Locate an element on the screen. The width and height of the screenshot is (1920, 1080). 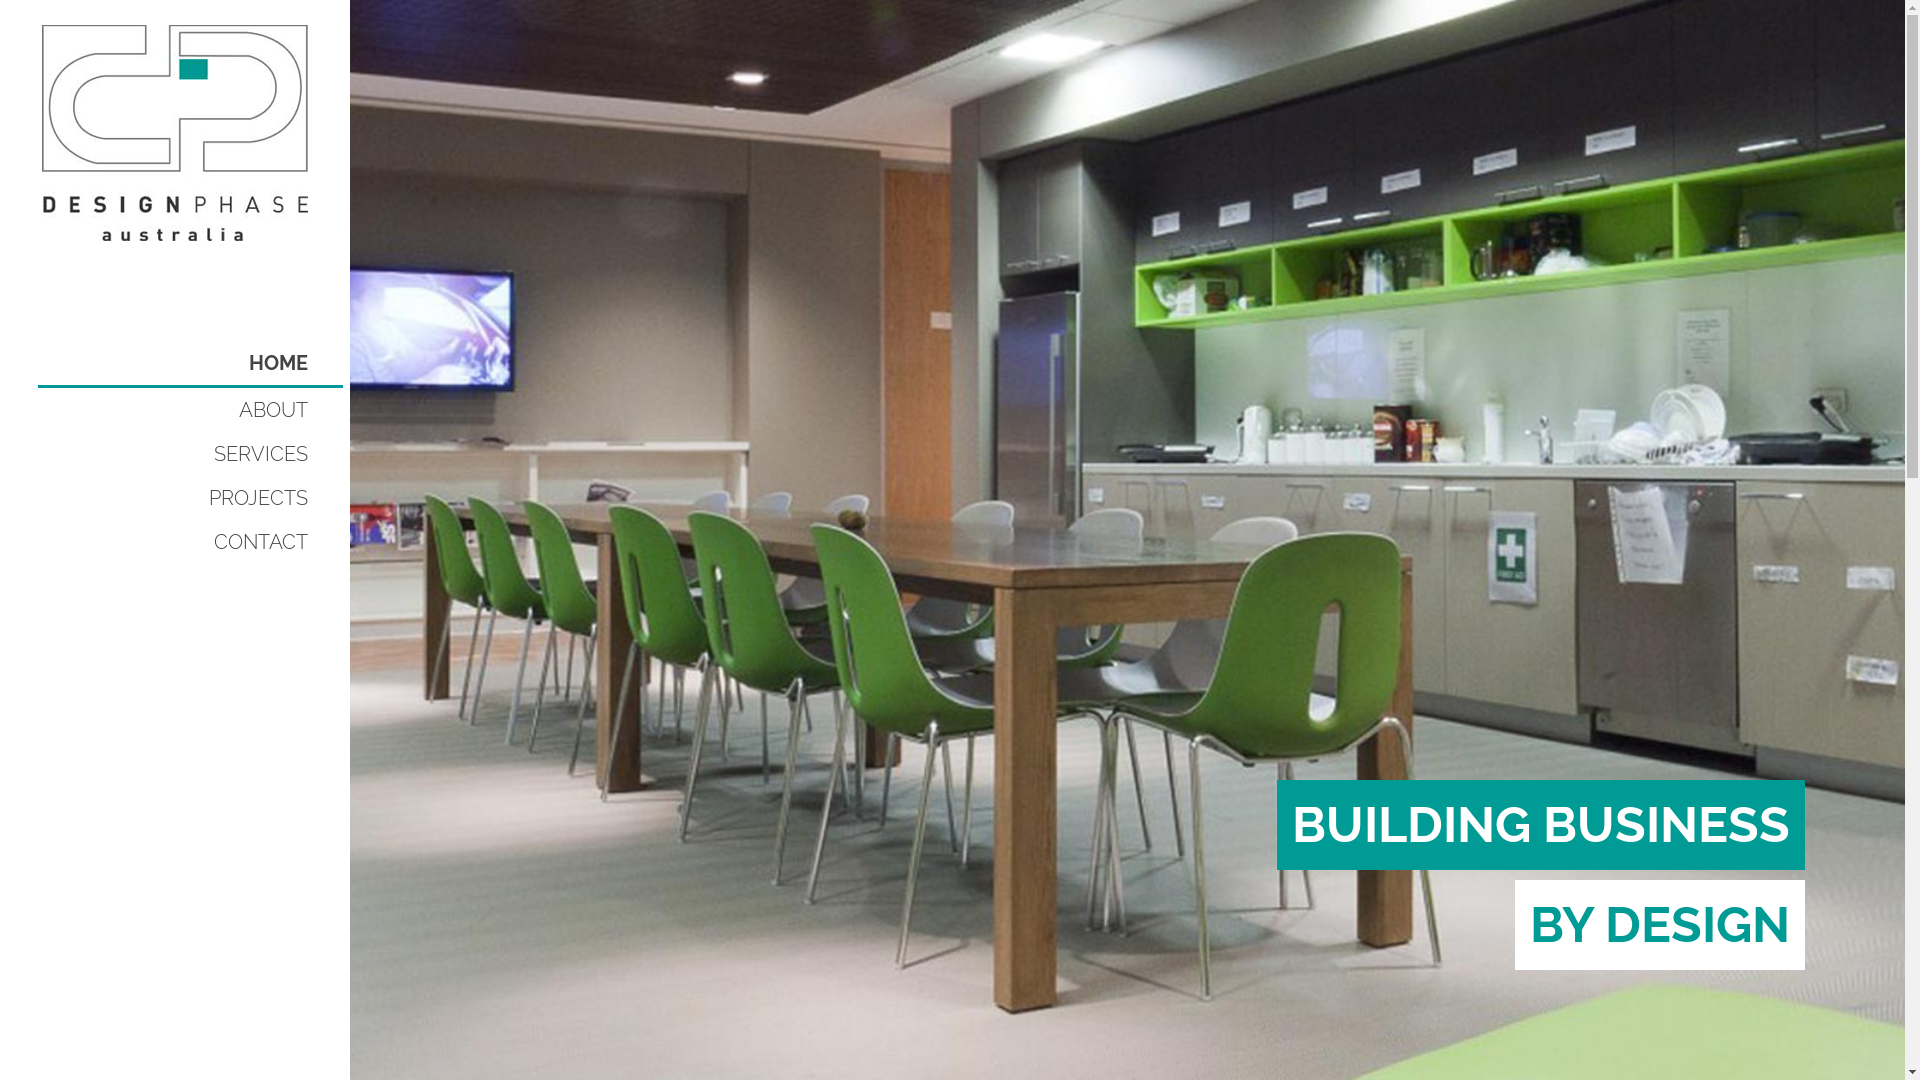
'CONTACT' is located at coordinates (38, 542).